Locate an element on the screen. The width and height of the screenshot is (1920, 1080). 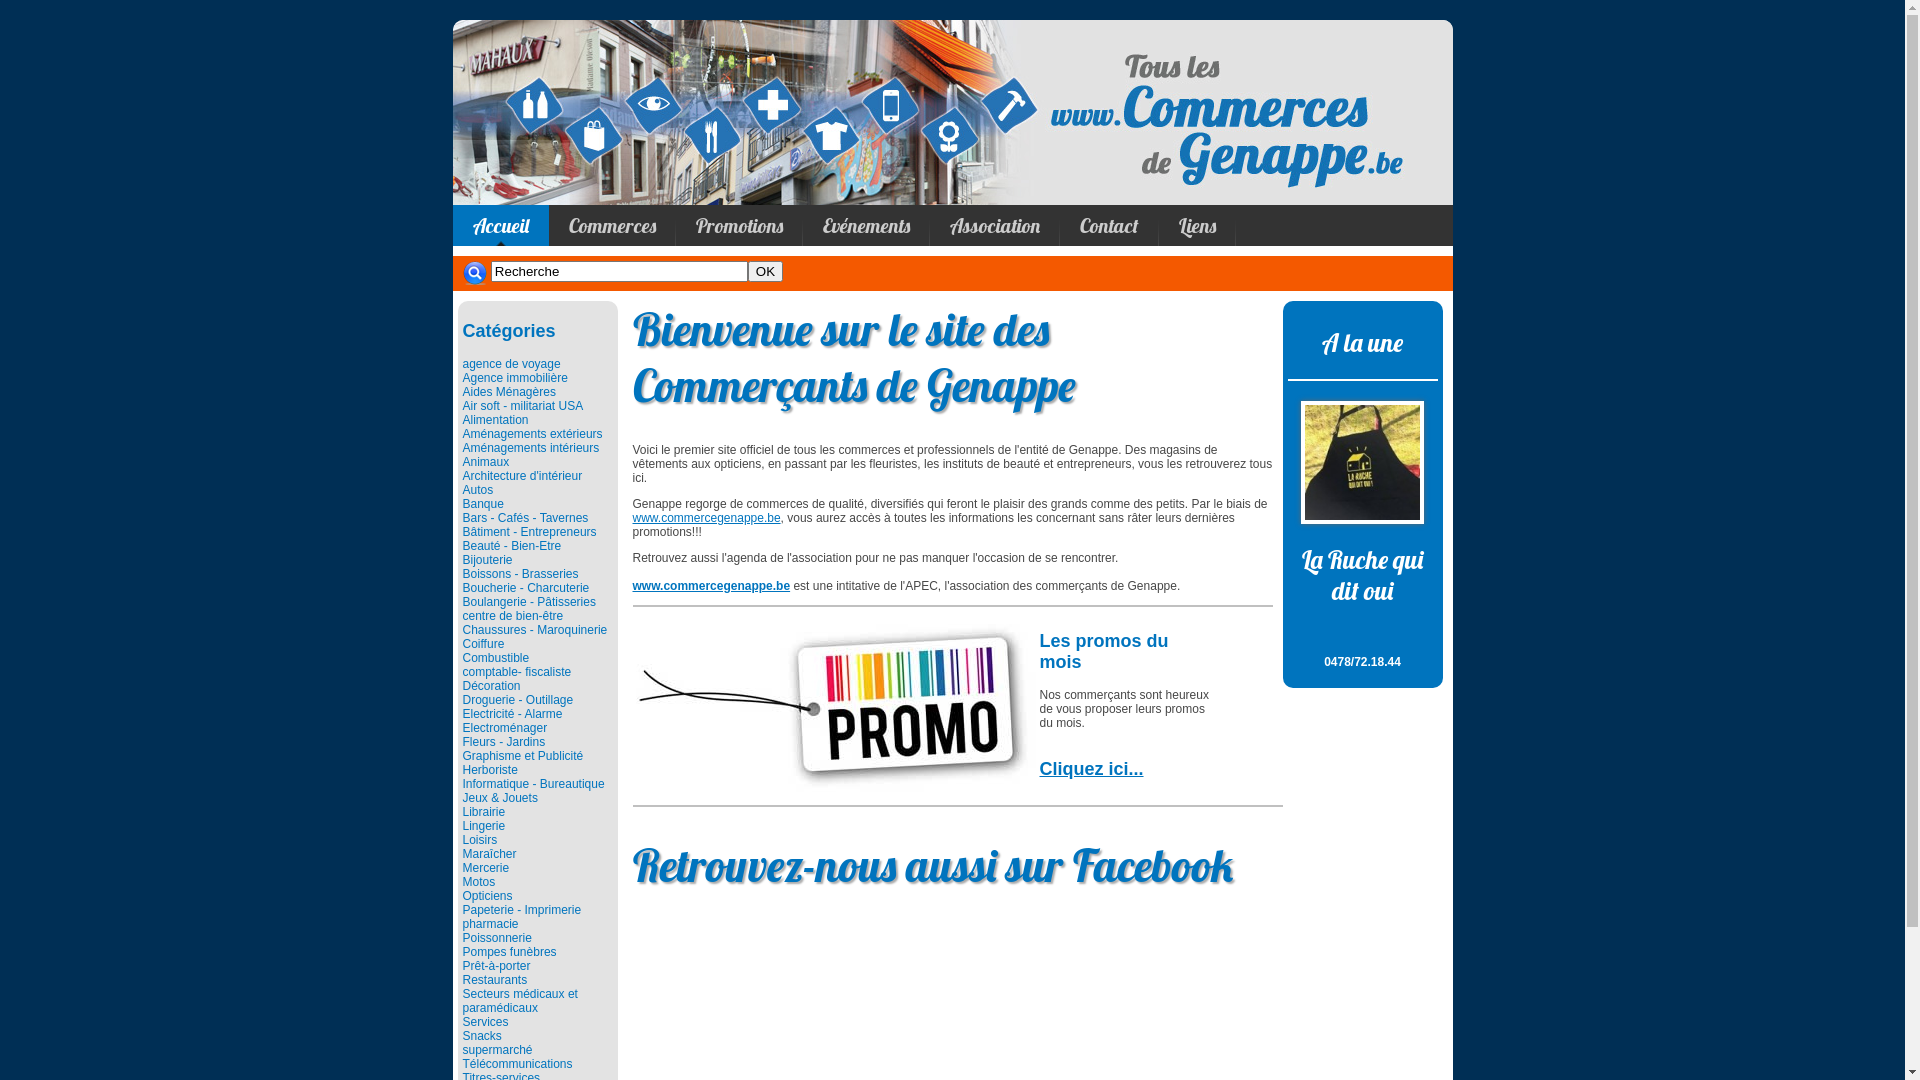
'Boucherie - Charcuterie' is located at coordinates (525, 586).